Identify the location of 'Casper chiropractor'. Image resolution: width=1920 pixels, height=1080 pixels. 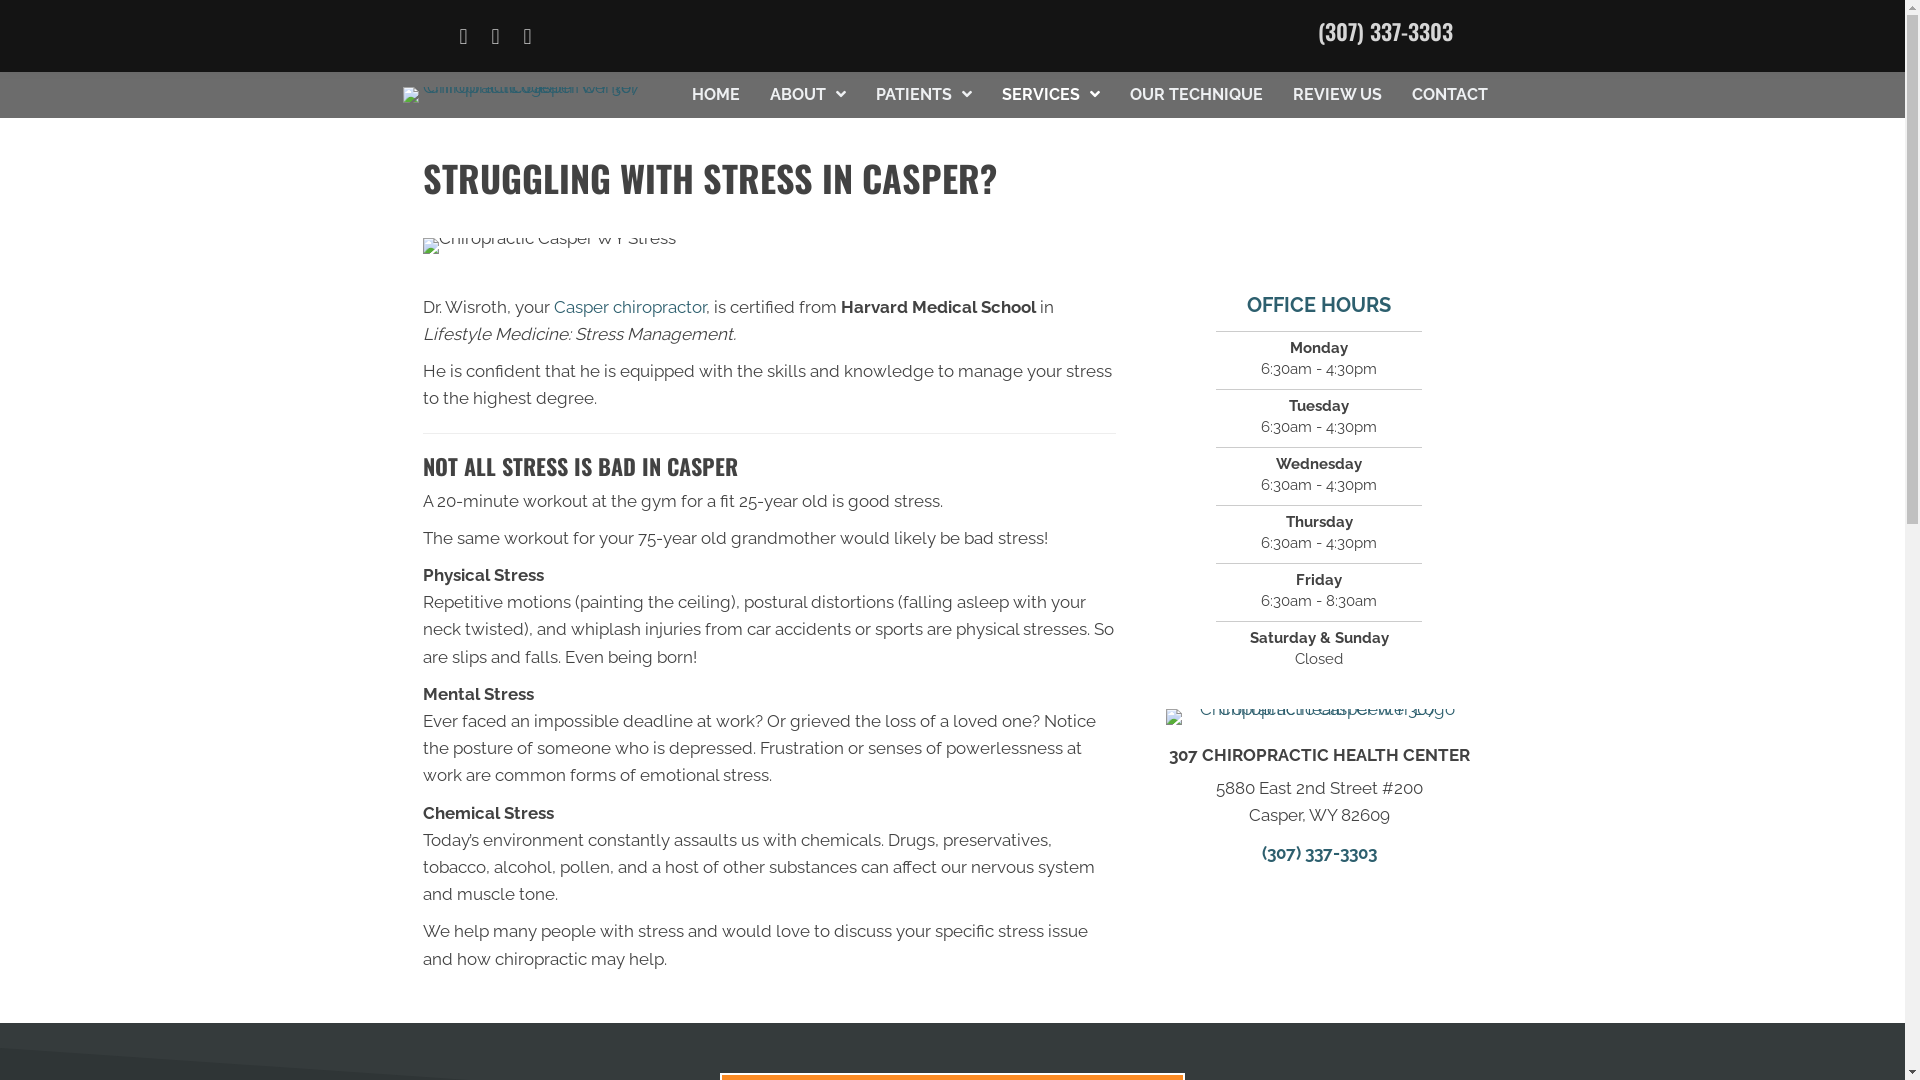
(628, 307).